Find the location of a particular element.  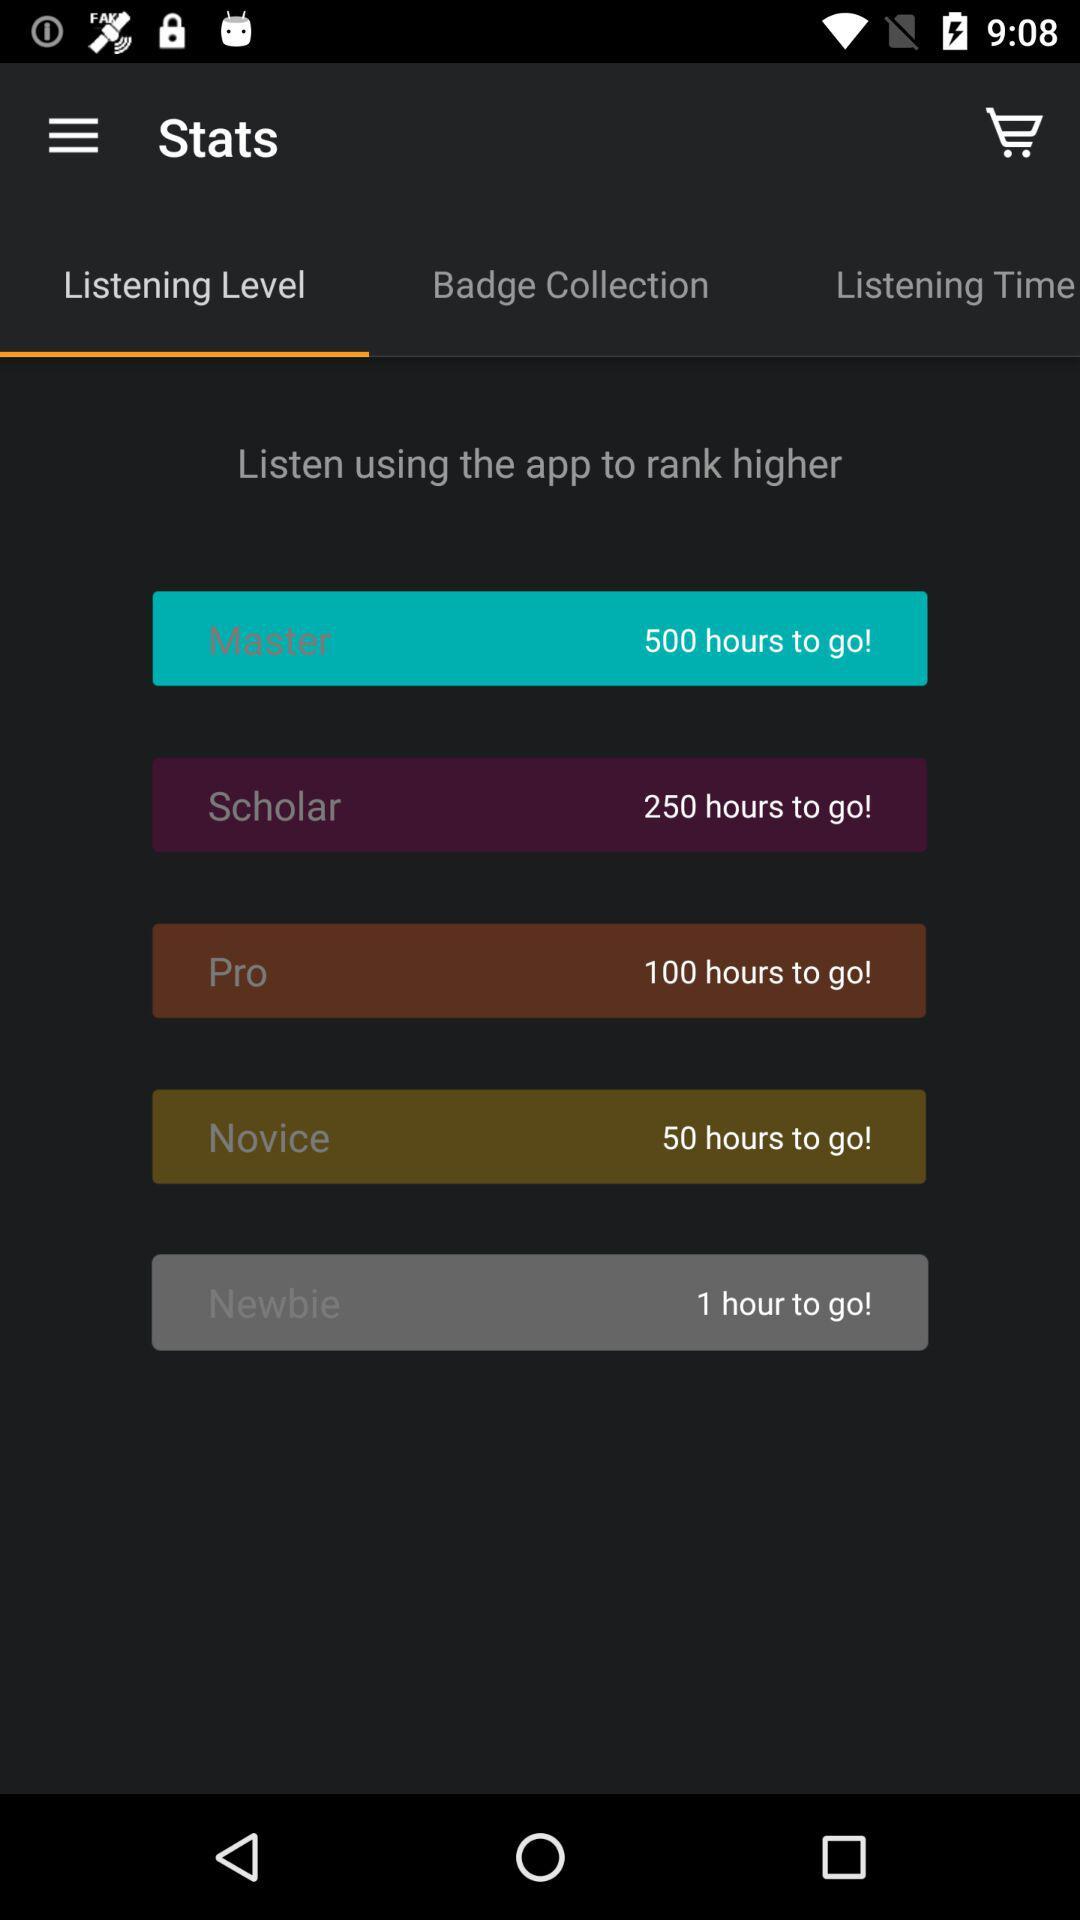

the item above the listening level app is located at coordinates (72, 135).